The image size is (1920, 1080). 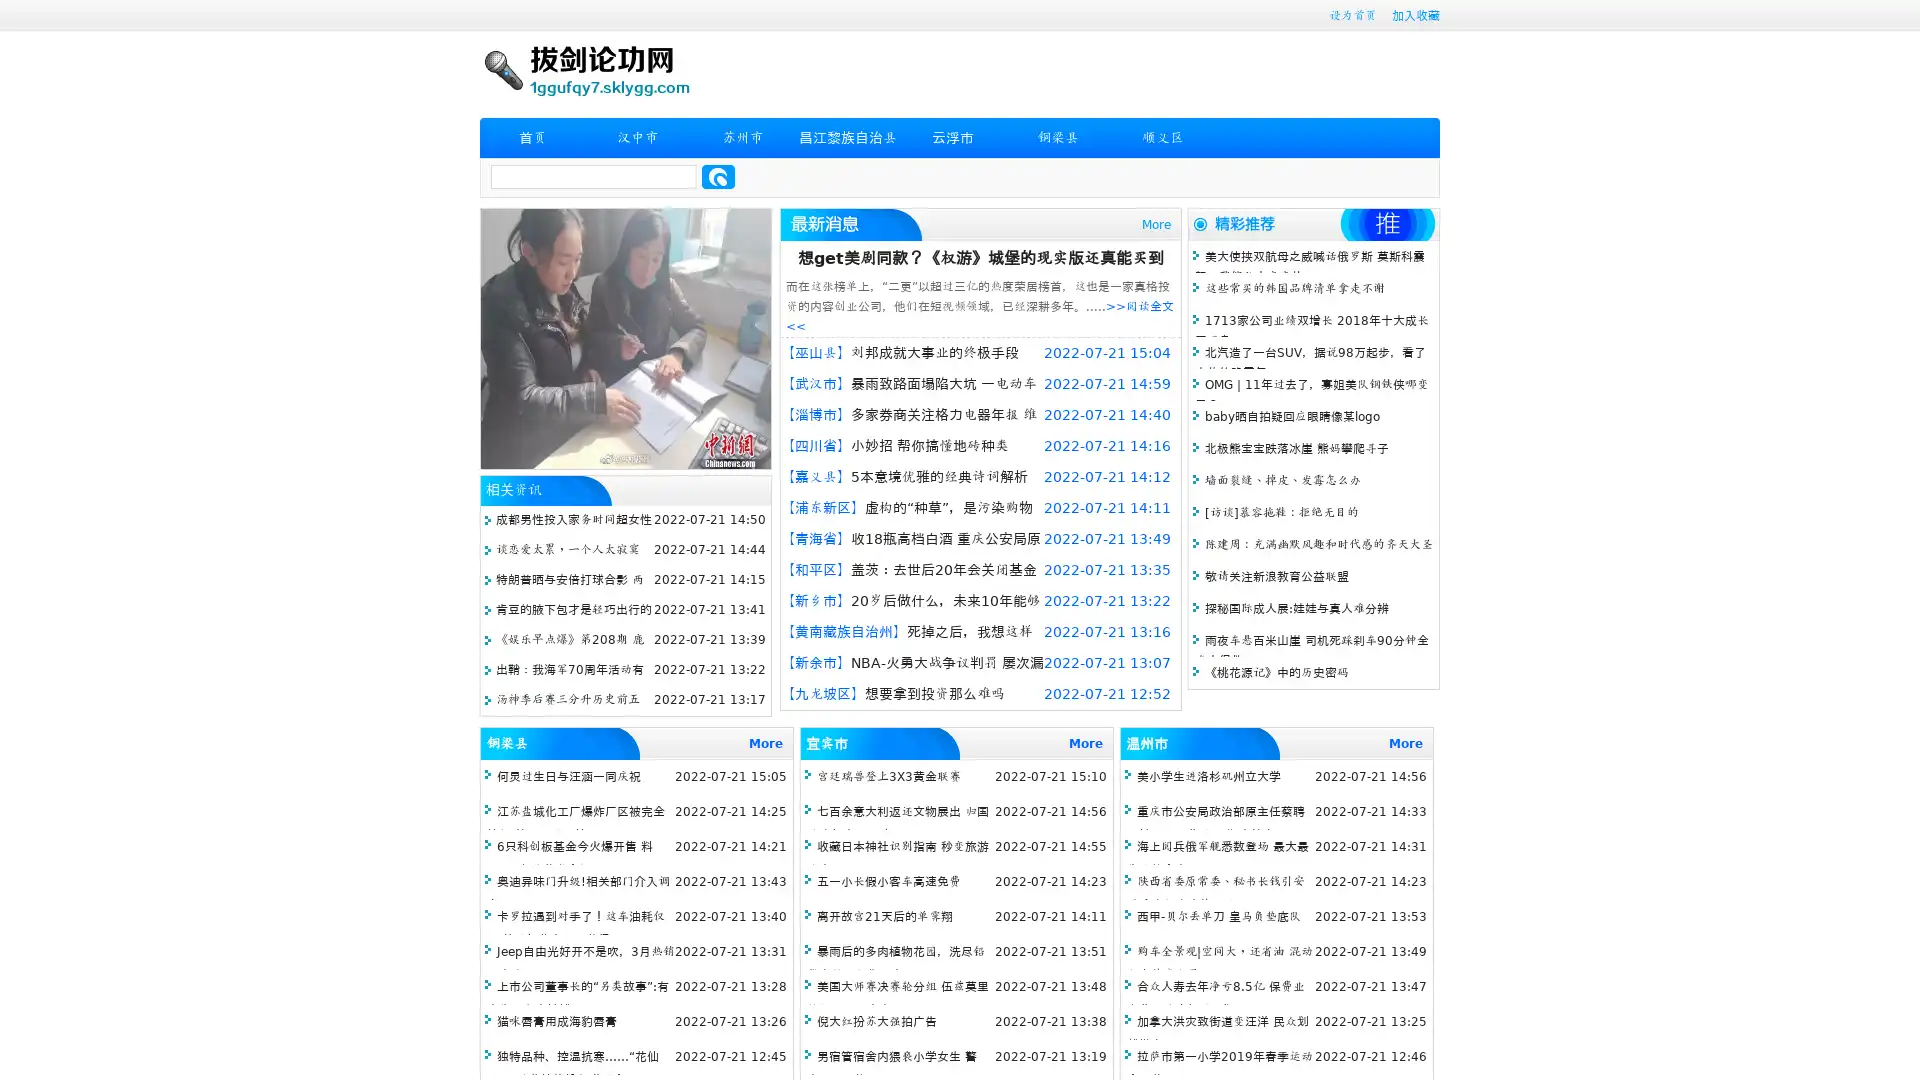 What do you see at coordinates (718, 176) in the screenshot?
I see `Search` at bounding box center [718, 176].